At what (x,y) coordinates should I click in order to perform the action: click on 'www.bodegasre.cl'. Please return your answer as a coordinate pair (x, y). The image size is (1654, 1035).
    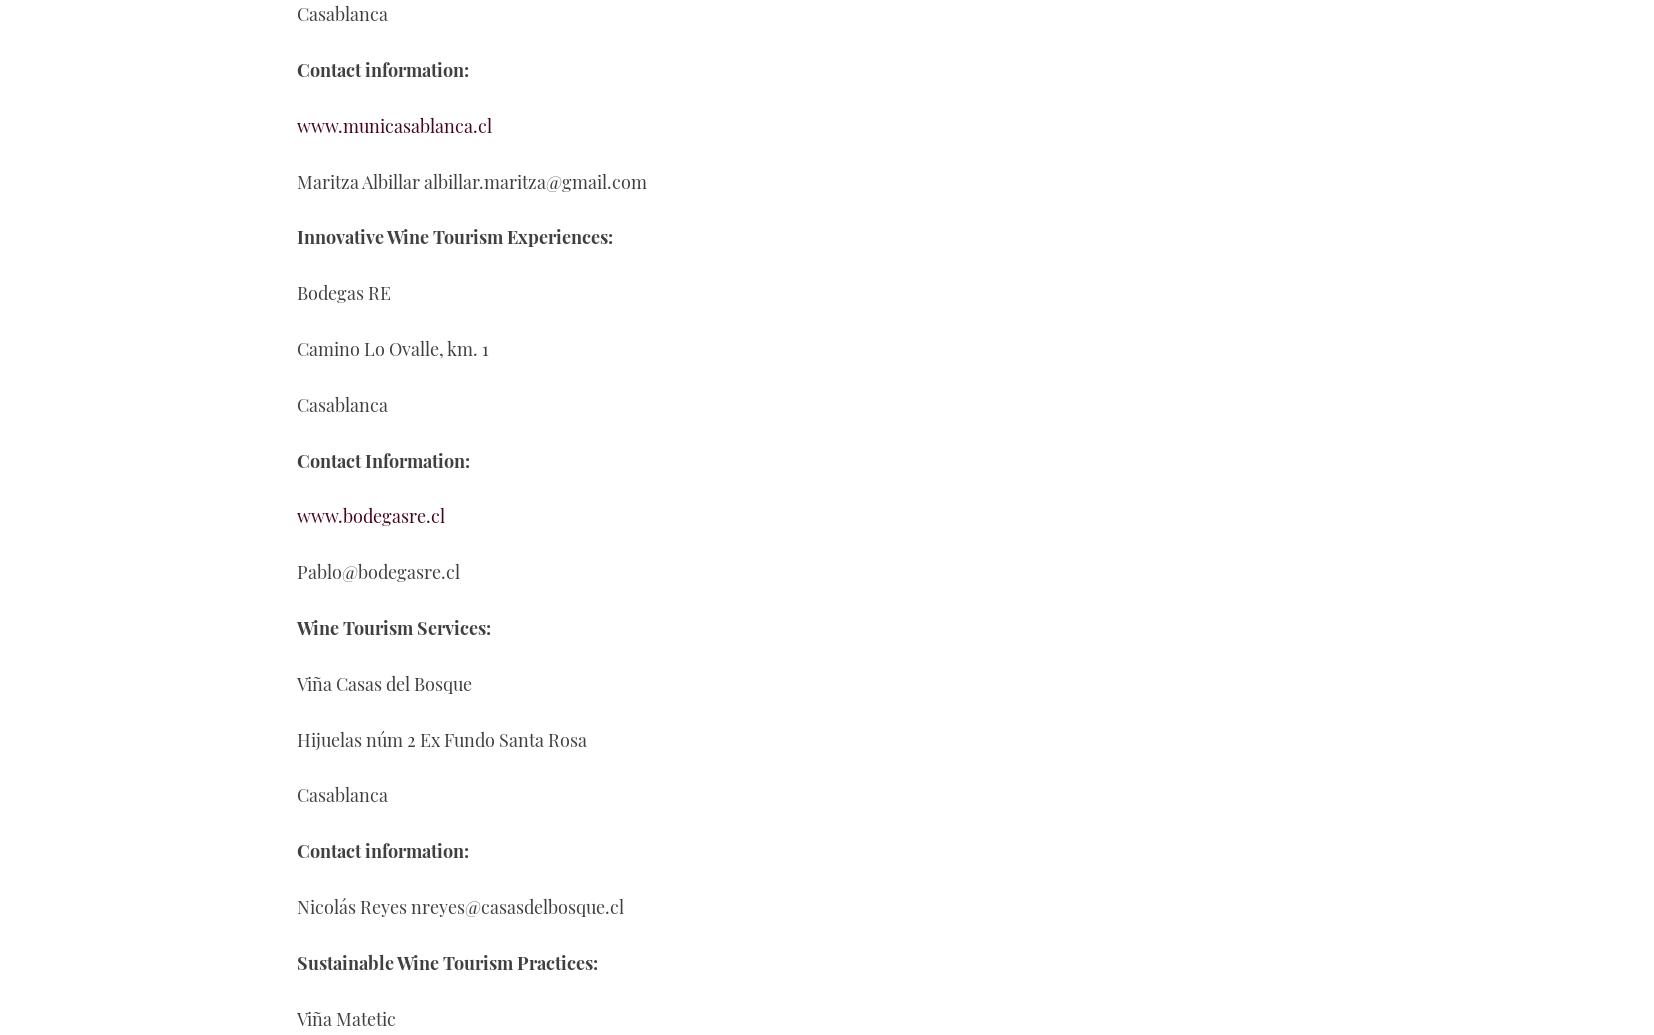
    Looking at the image, I should click on (369, 516).